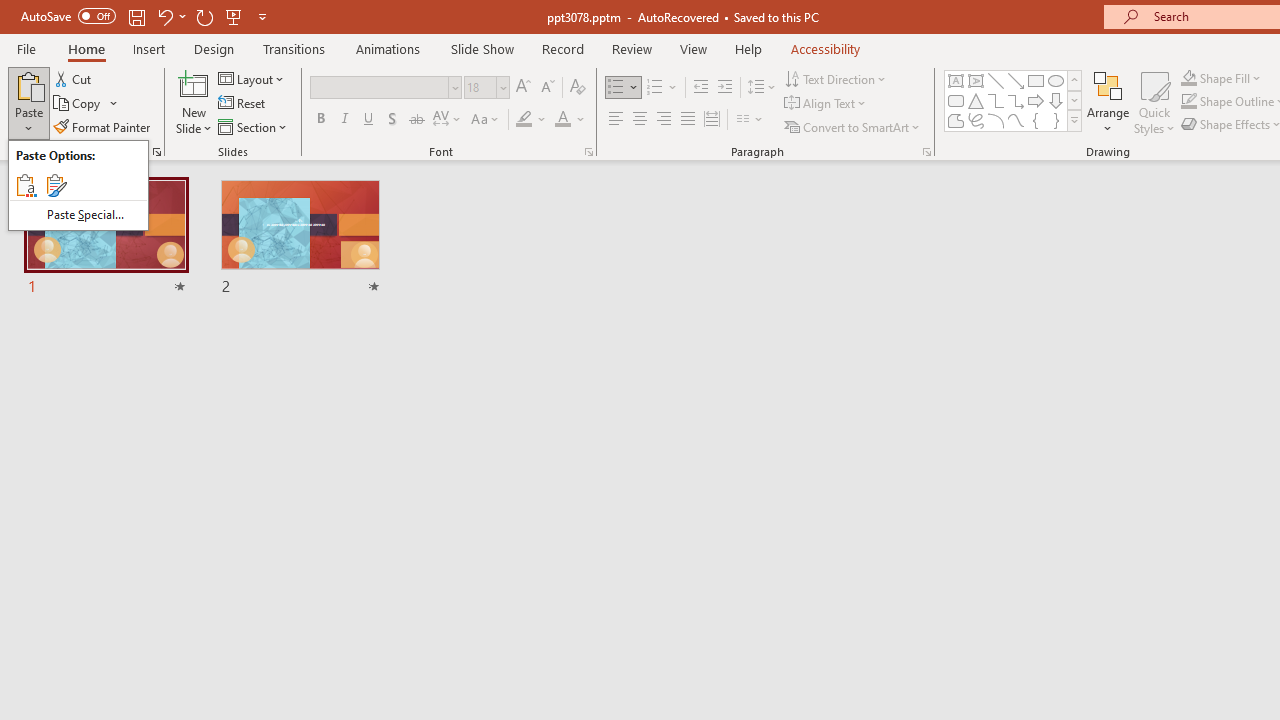 This screenshot has width=1280, height=720. Describe the element at coordinates (662, 86) in the screenshot. I see `'Numbering'` at that location.